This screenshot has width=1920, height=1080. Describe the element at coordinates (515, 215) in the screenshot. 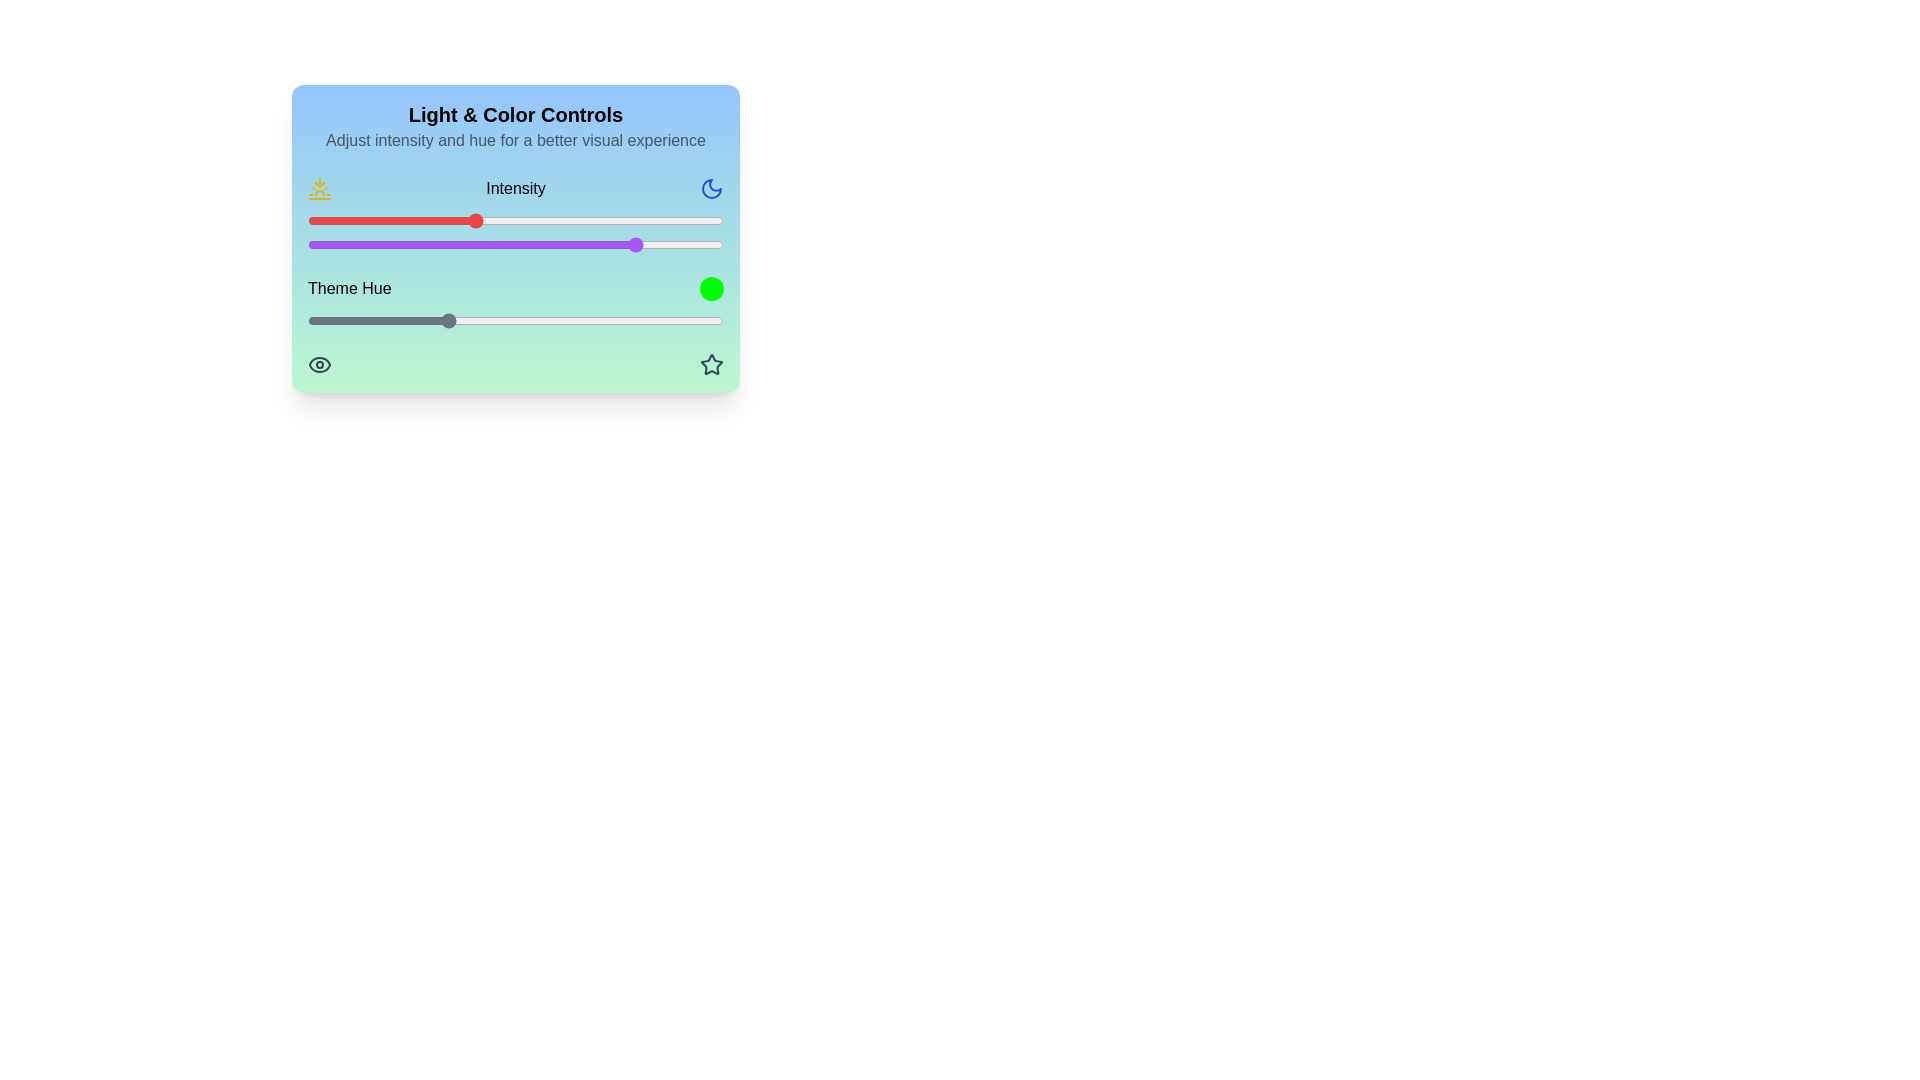

I see `the 'Intensity' text label, which is centrally positioned above the two horizontal range sliders and styled with standard text formatting against a blue gradient background` at that location.